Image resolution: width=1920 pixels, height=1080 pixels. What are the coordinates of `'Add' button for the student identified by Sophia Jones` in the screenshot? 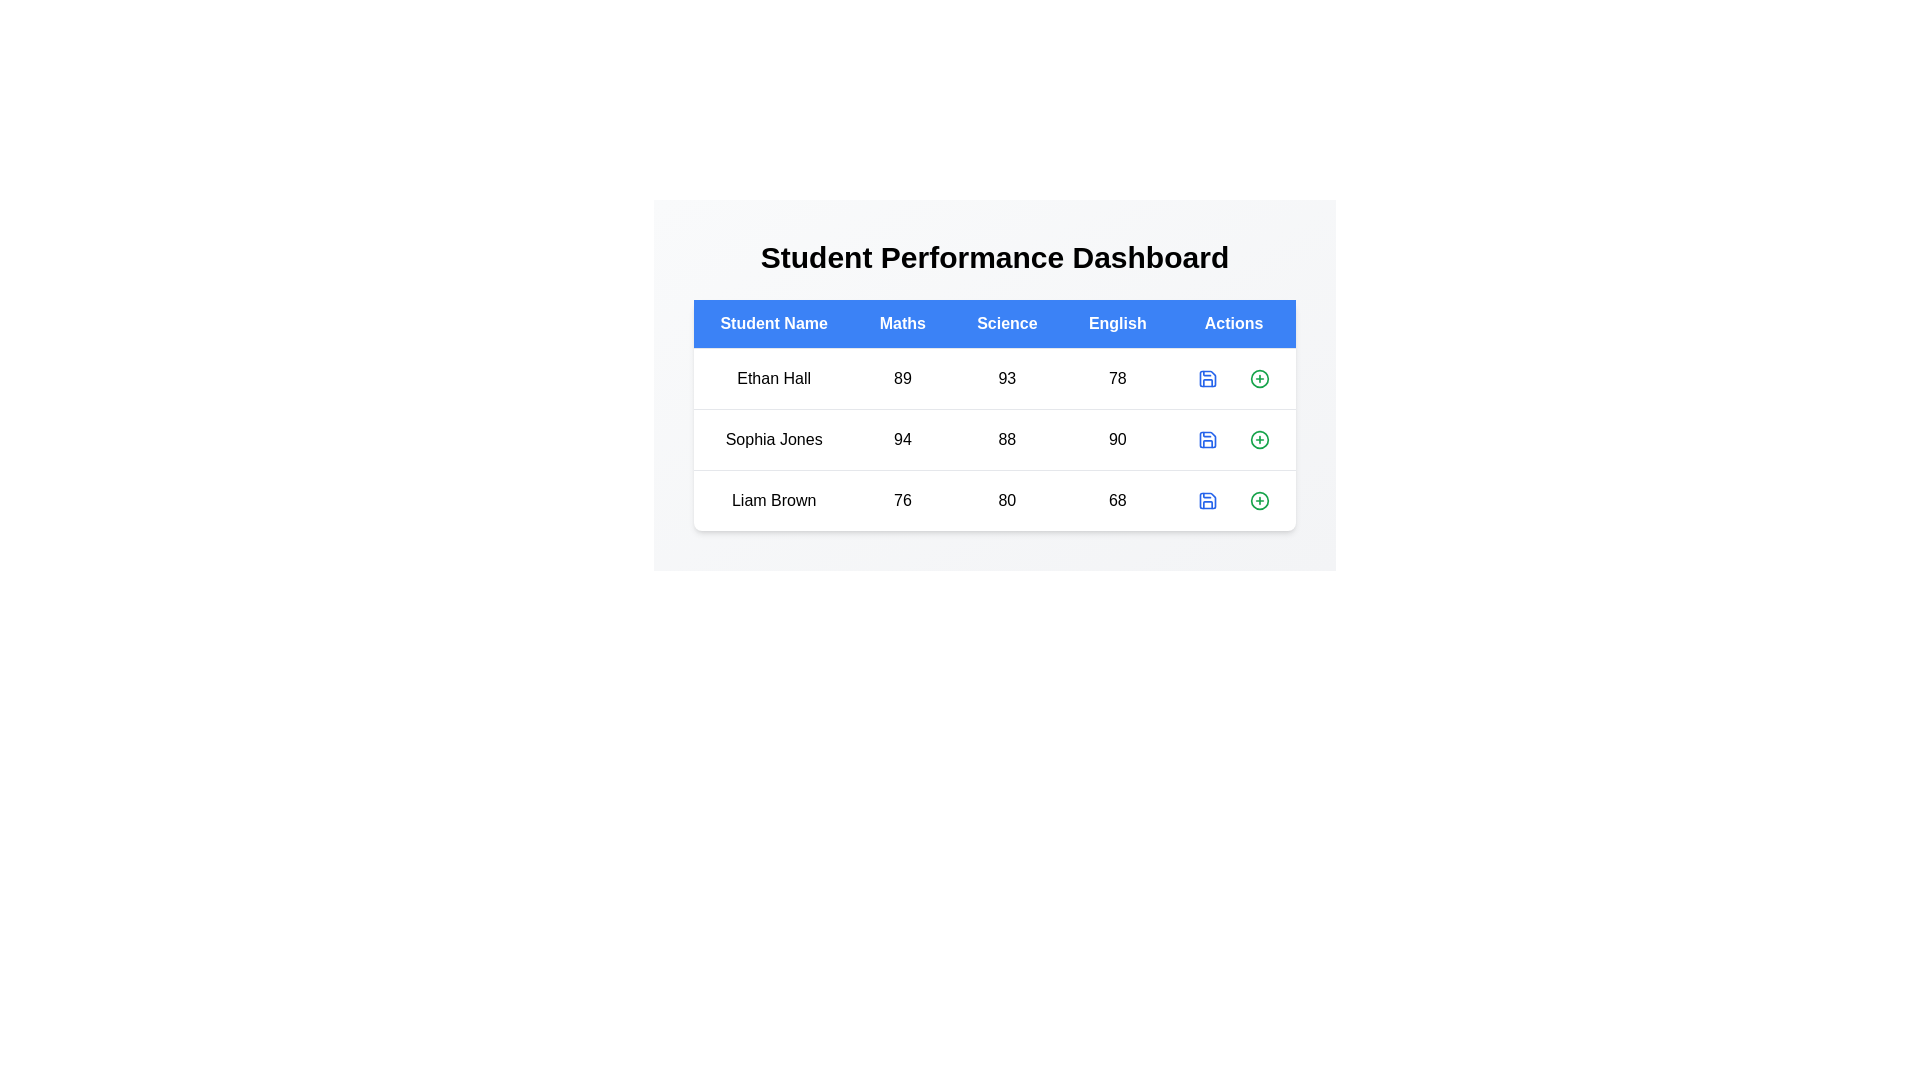 It's located at (1259, 438).